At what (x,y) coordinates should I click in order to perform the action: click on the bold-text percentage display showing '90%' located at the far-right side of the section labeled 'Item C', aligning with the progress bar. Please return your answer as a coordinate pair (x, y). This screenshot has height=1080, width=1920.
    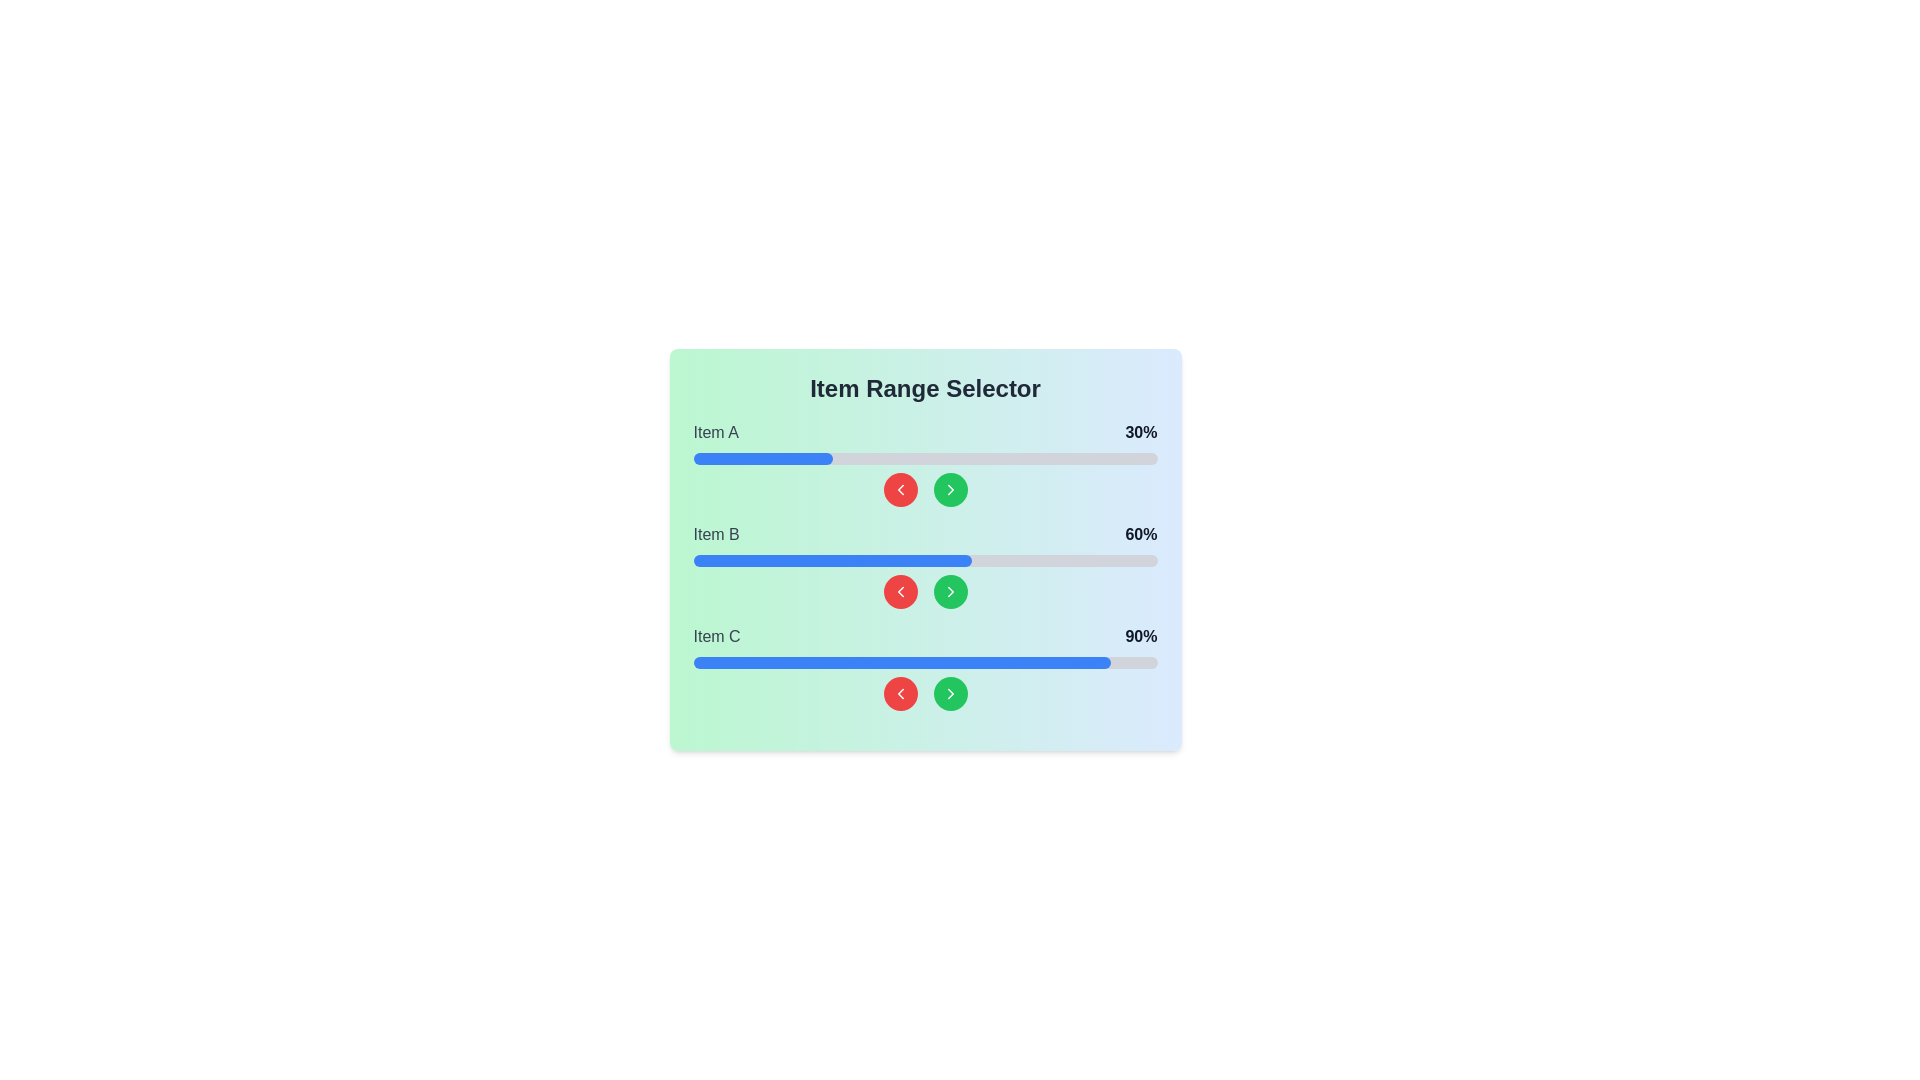
    Looking at the image, I should click on (1141, 636).